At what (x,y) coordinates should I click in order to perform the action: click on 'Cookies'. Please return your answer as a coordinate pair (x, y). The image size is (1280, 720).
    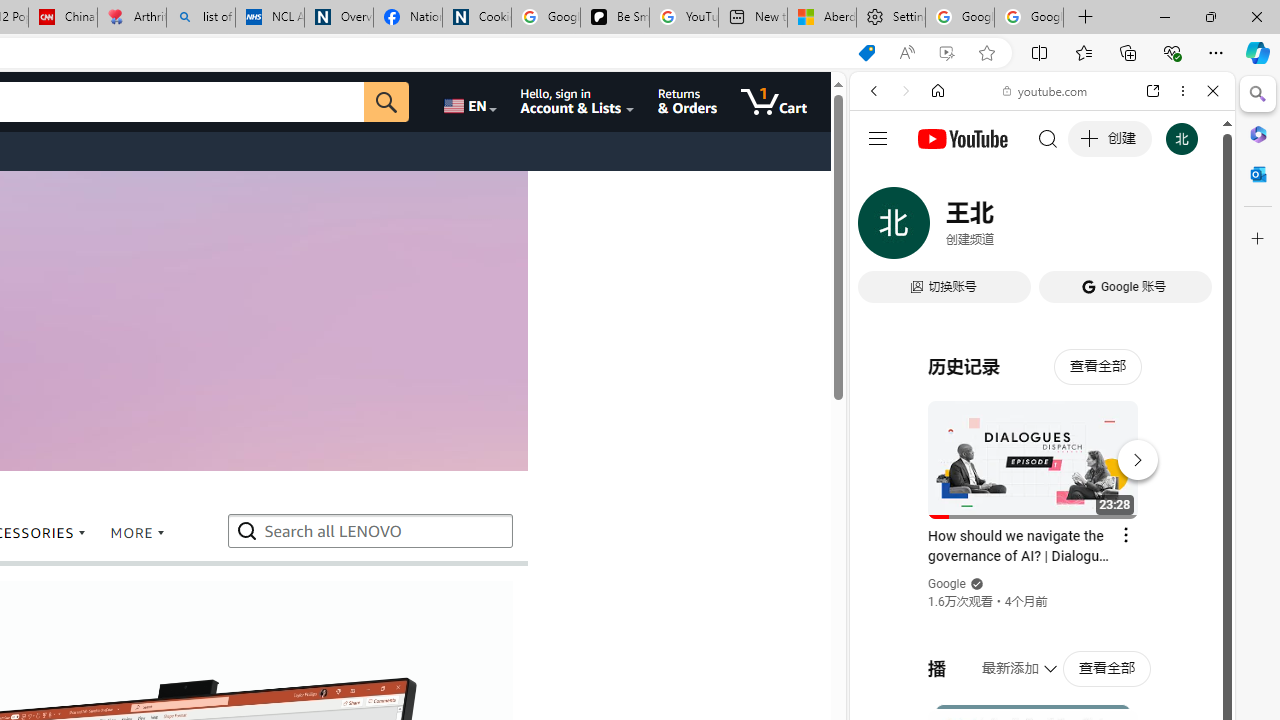
    Looking at the image, I should click on (475, 17).